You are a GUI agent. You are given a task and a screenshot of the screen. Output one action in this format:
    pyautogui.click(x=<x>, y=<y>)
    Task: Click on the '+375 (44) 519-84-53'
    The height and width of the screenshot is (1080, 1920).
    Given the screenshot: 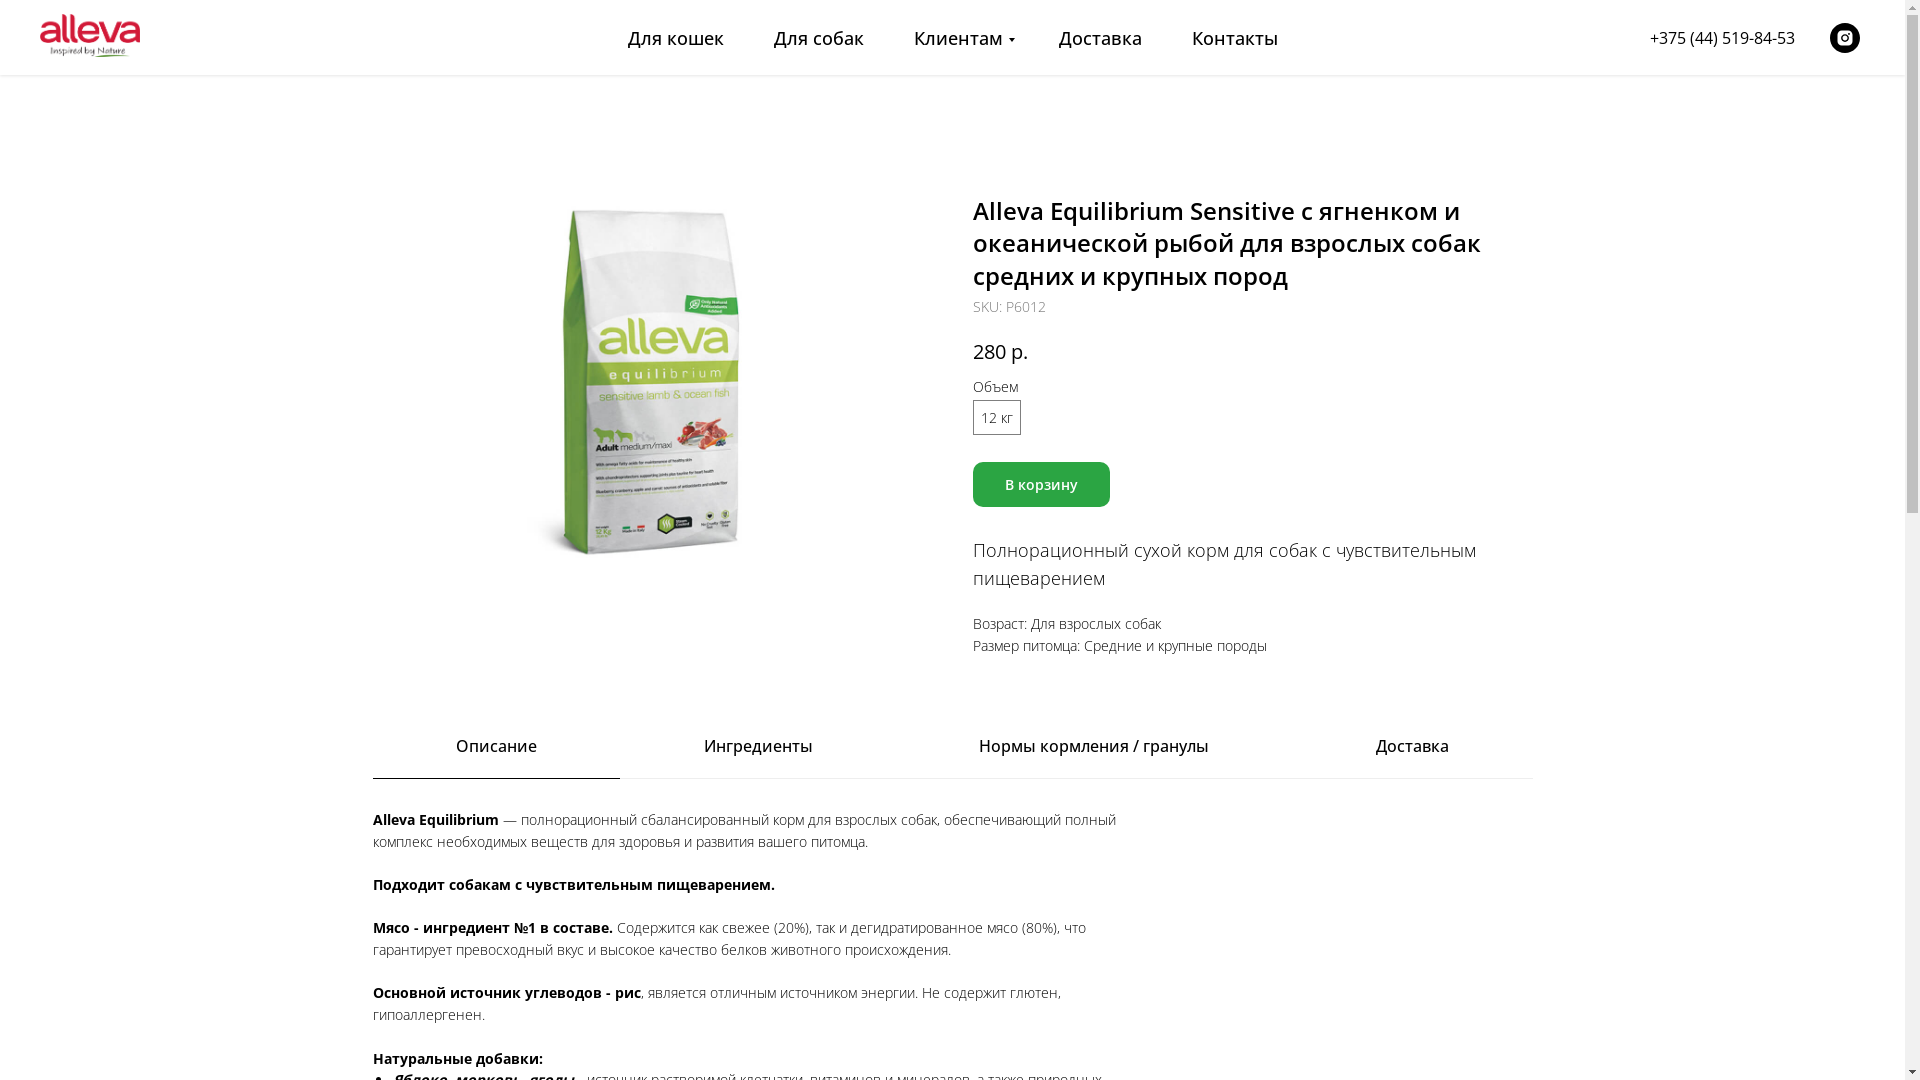 What is the action you would take?
    pyautogui.click(x=1721, y=37)
    